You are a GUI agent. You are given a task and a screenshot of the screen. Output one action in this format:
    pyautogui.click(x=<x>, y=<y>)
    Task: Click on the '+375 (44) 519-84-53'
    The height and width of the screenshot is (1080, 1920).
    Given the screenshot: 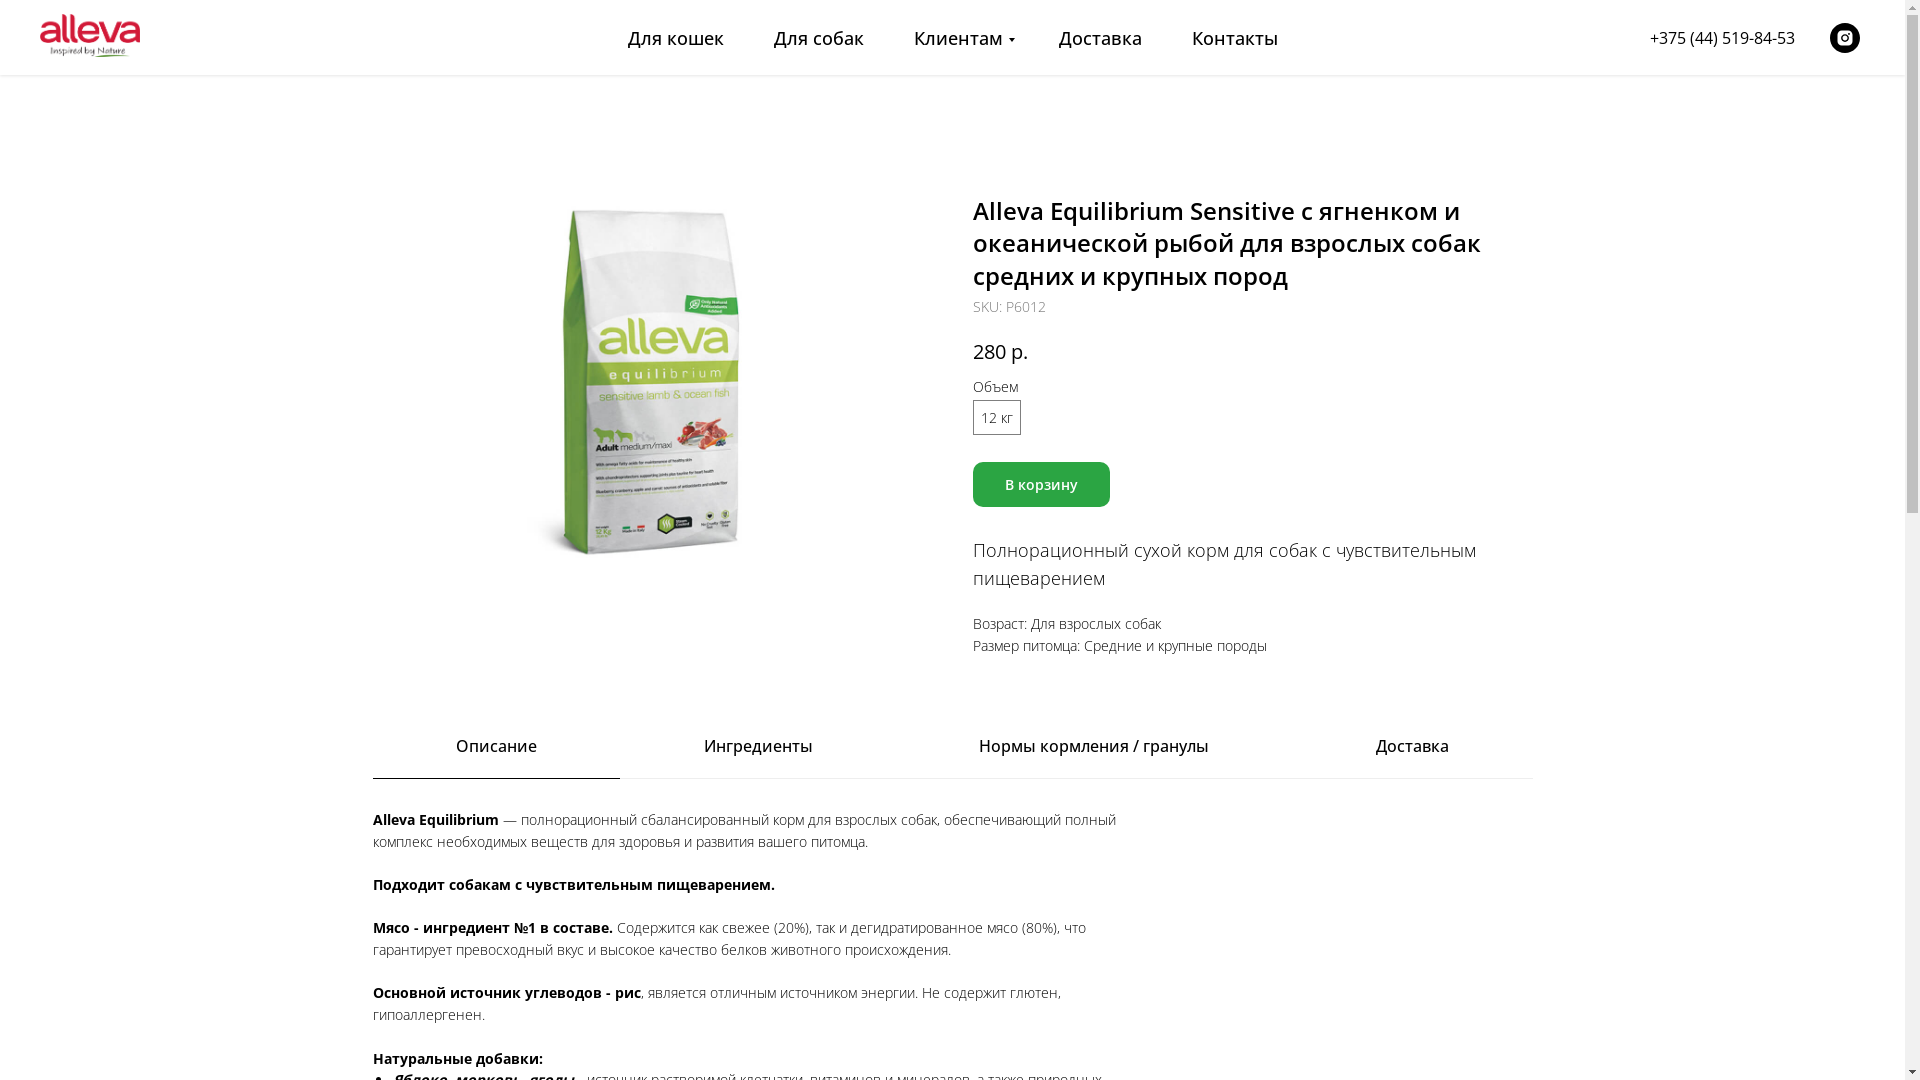 What is the action you would take?
    pyautogui.click(x=1721, y=37)
    